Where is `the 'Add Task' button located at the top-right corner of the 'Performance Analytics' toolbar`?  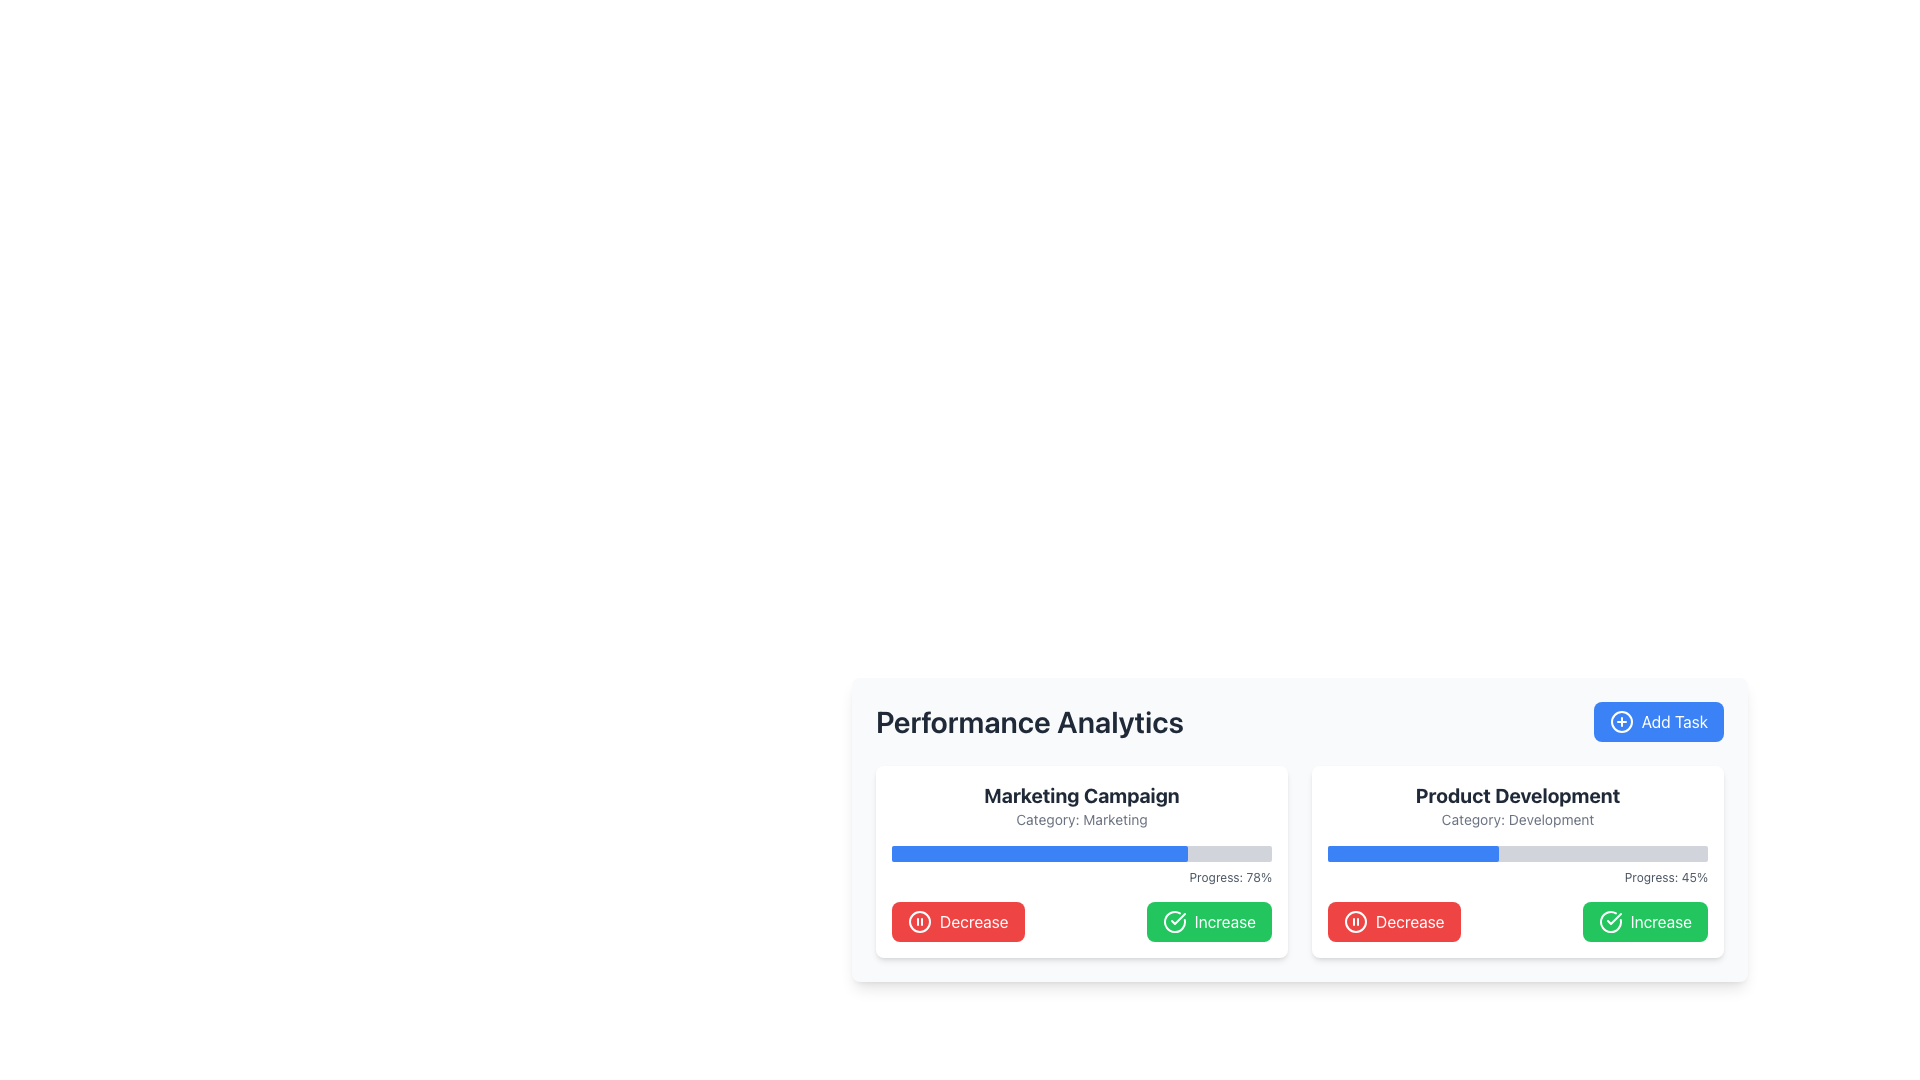
the 'Add Task' button located at the top-right corner of the 'Performance Analytics' toolbar is located at coordinates (1658, 721).